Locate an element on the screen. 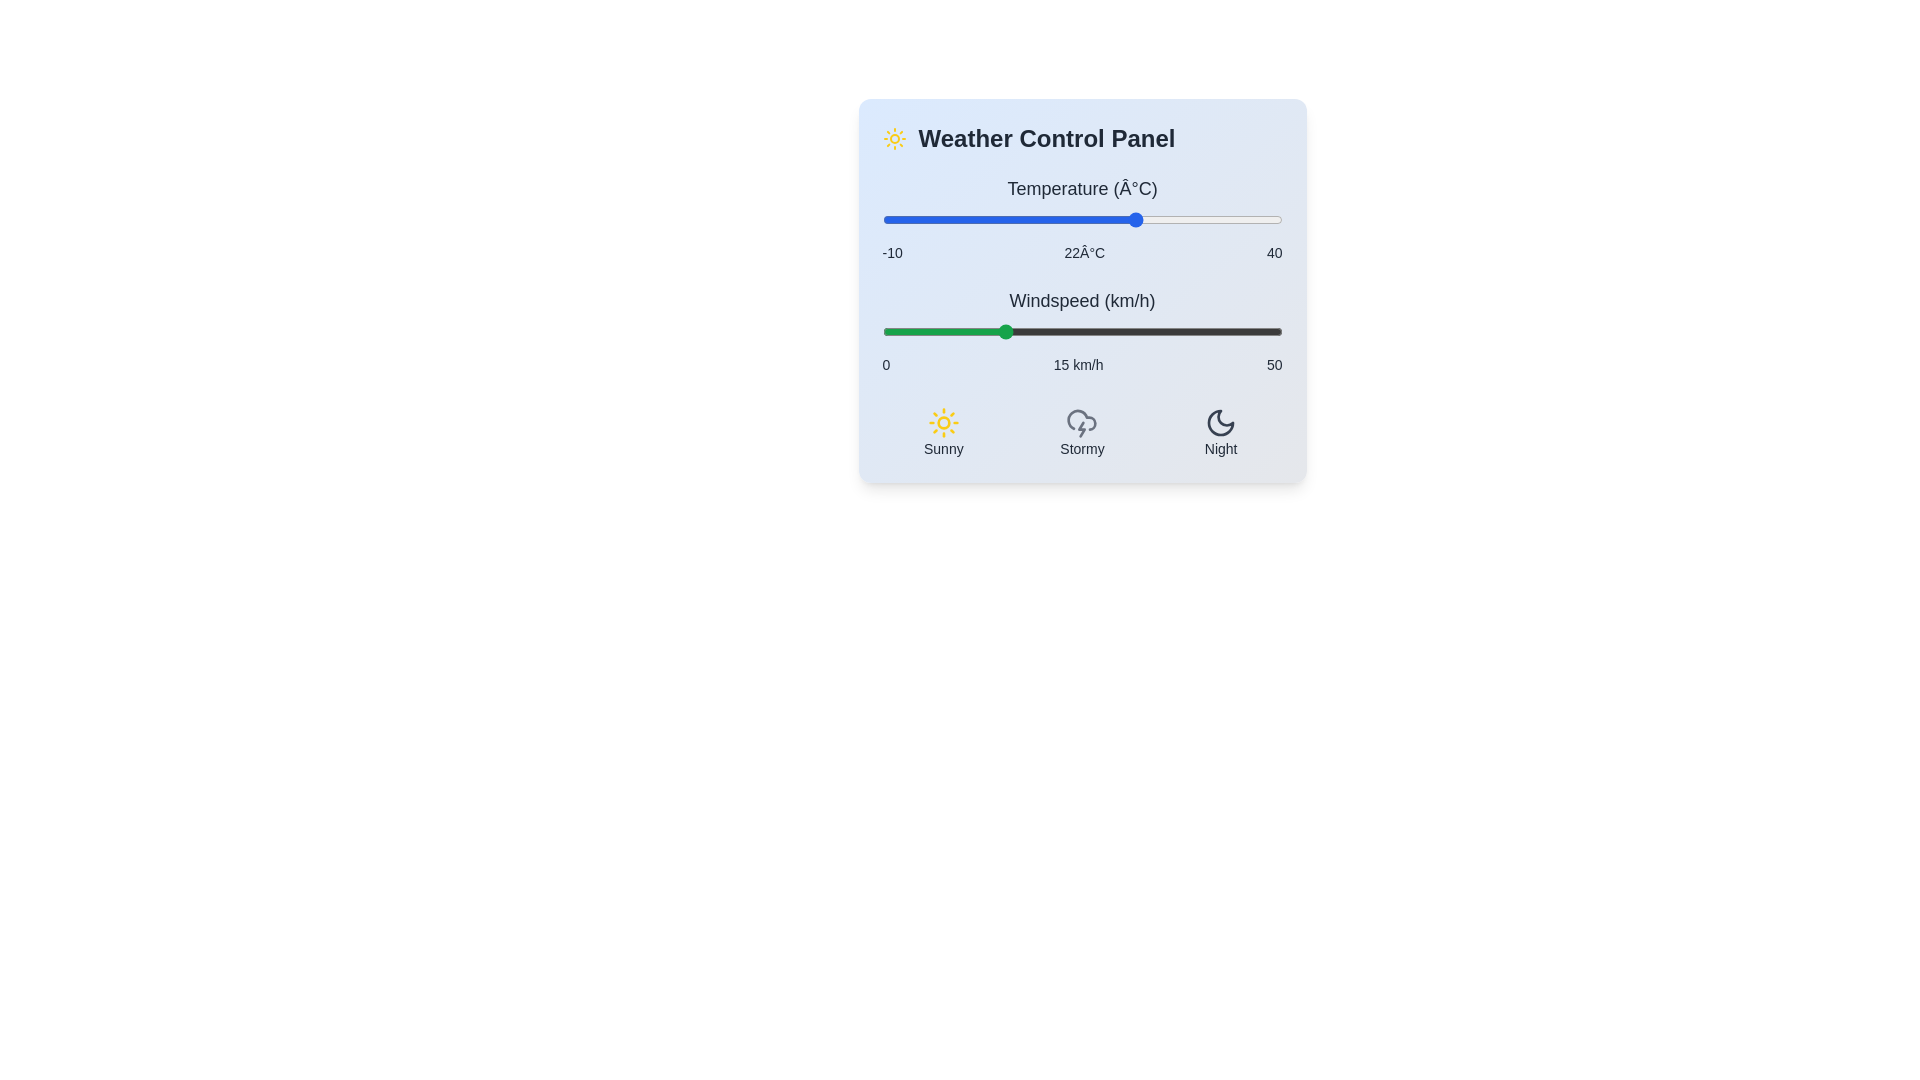 This screenshot has height=1080, width=1920. the windspeed is located at coordinates (1065, 330).